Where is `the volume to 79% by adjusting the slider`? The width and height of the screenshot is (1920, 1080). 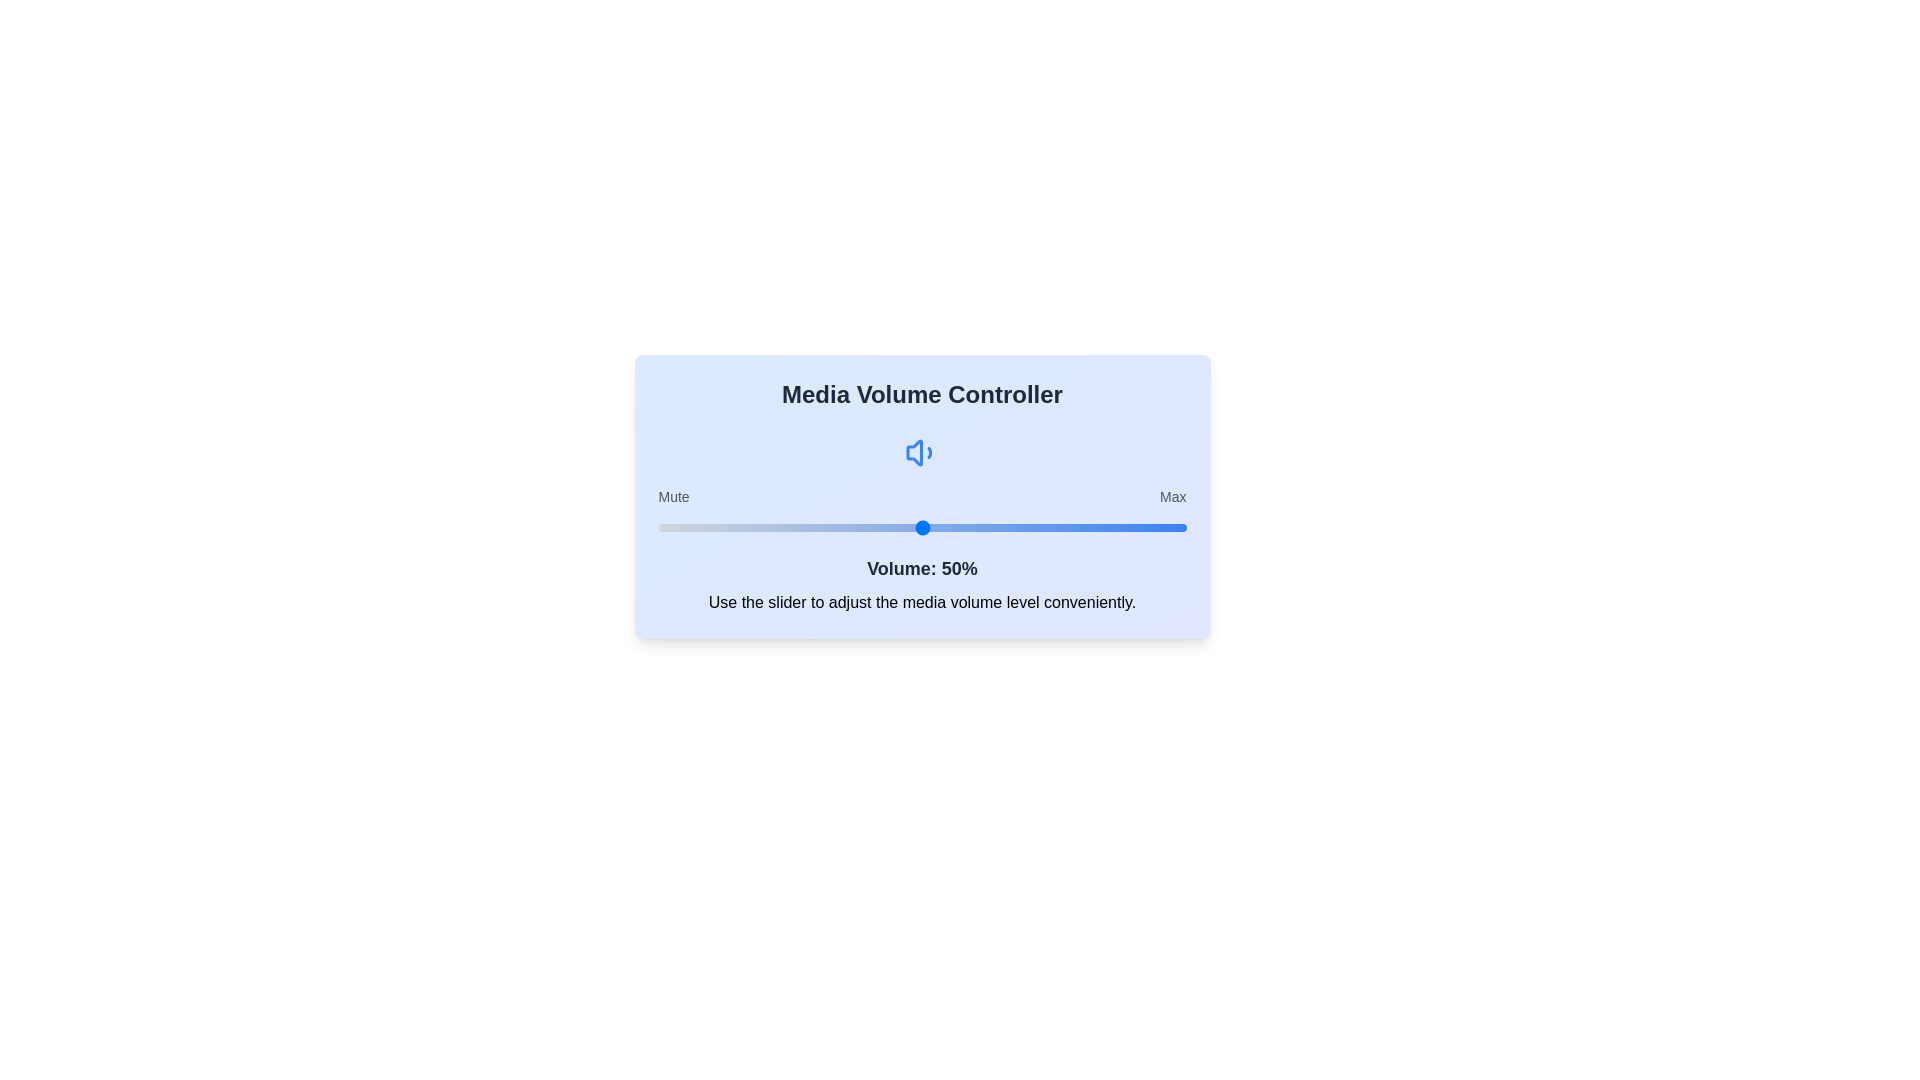
the volume to 79% by adjusting the slider is located at coordinates (1074, 527).